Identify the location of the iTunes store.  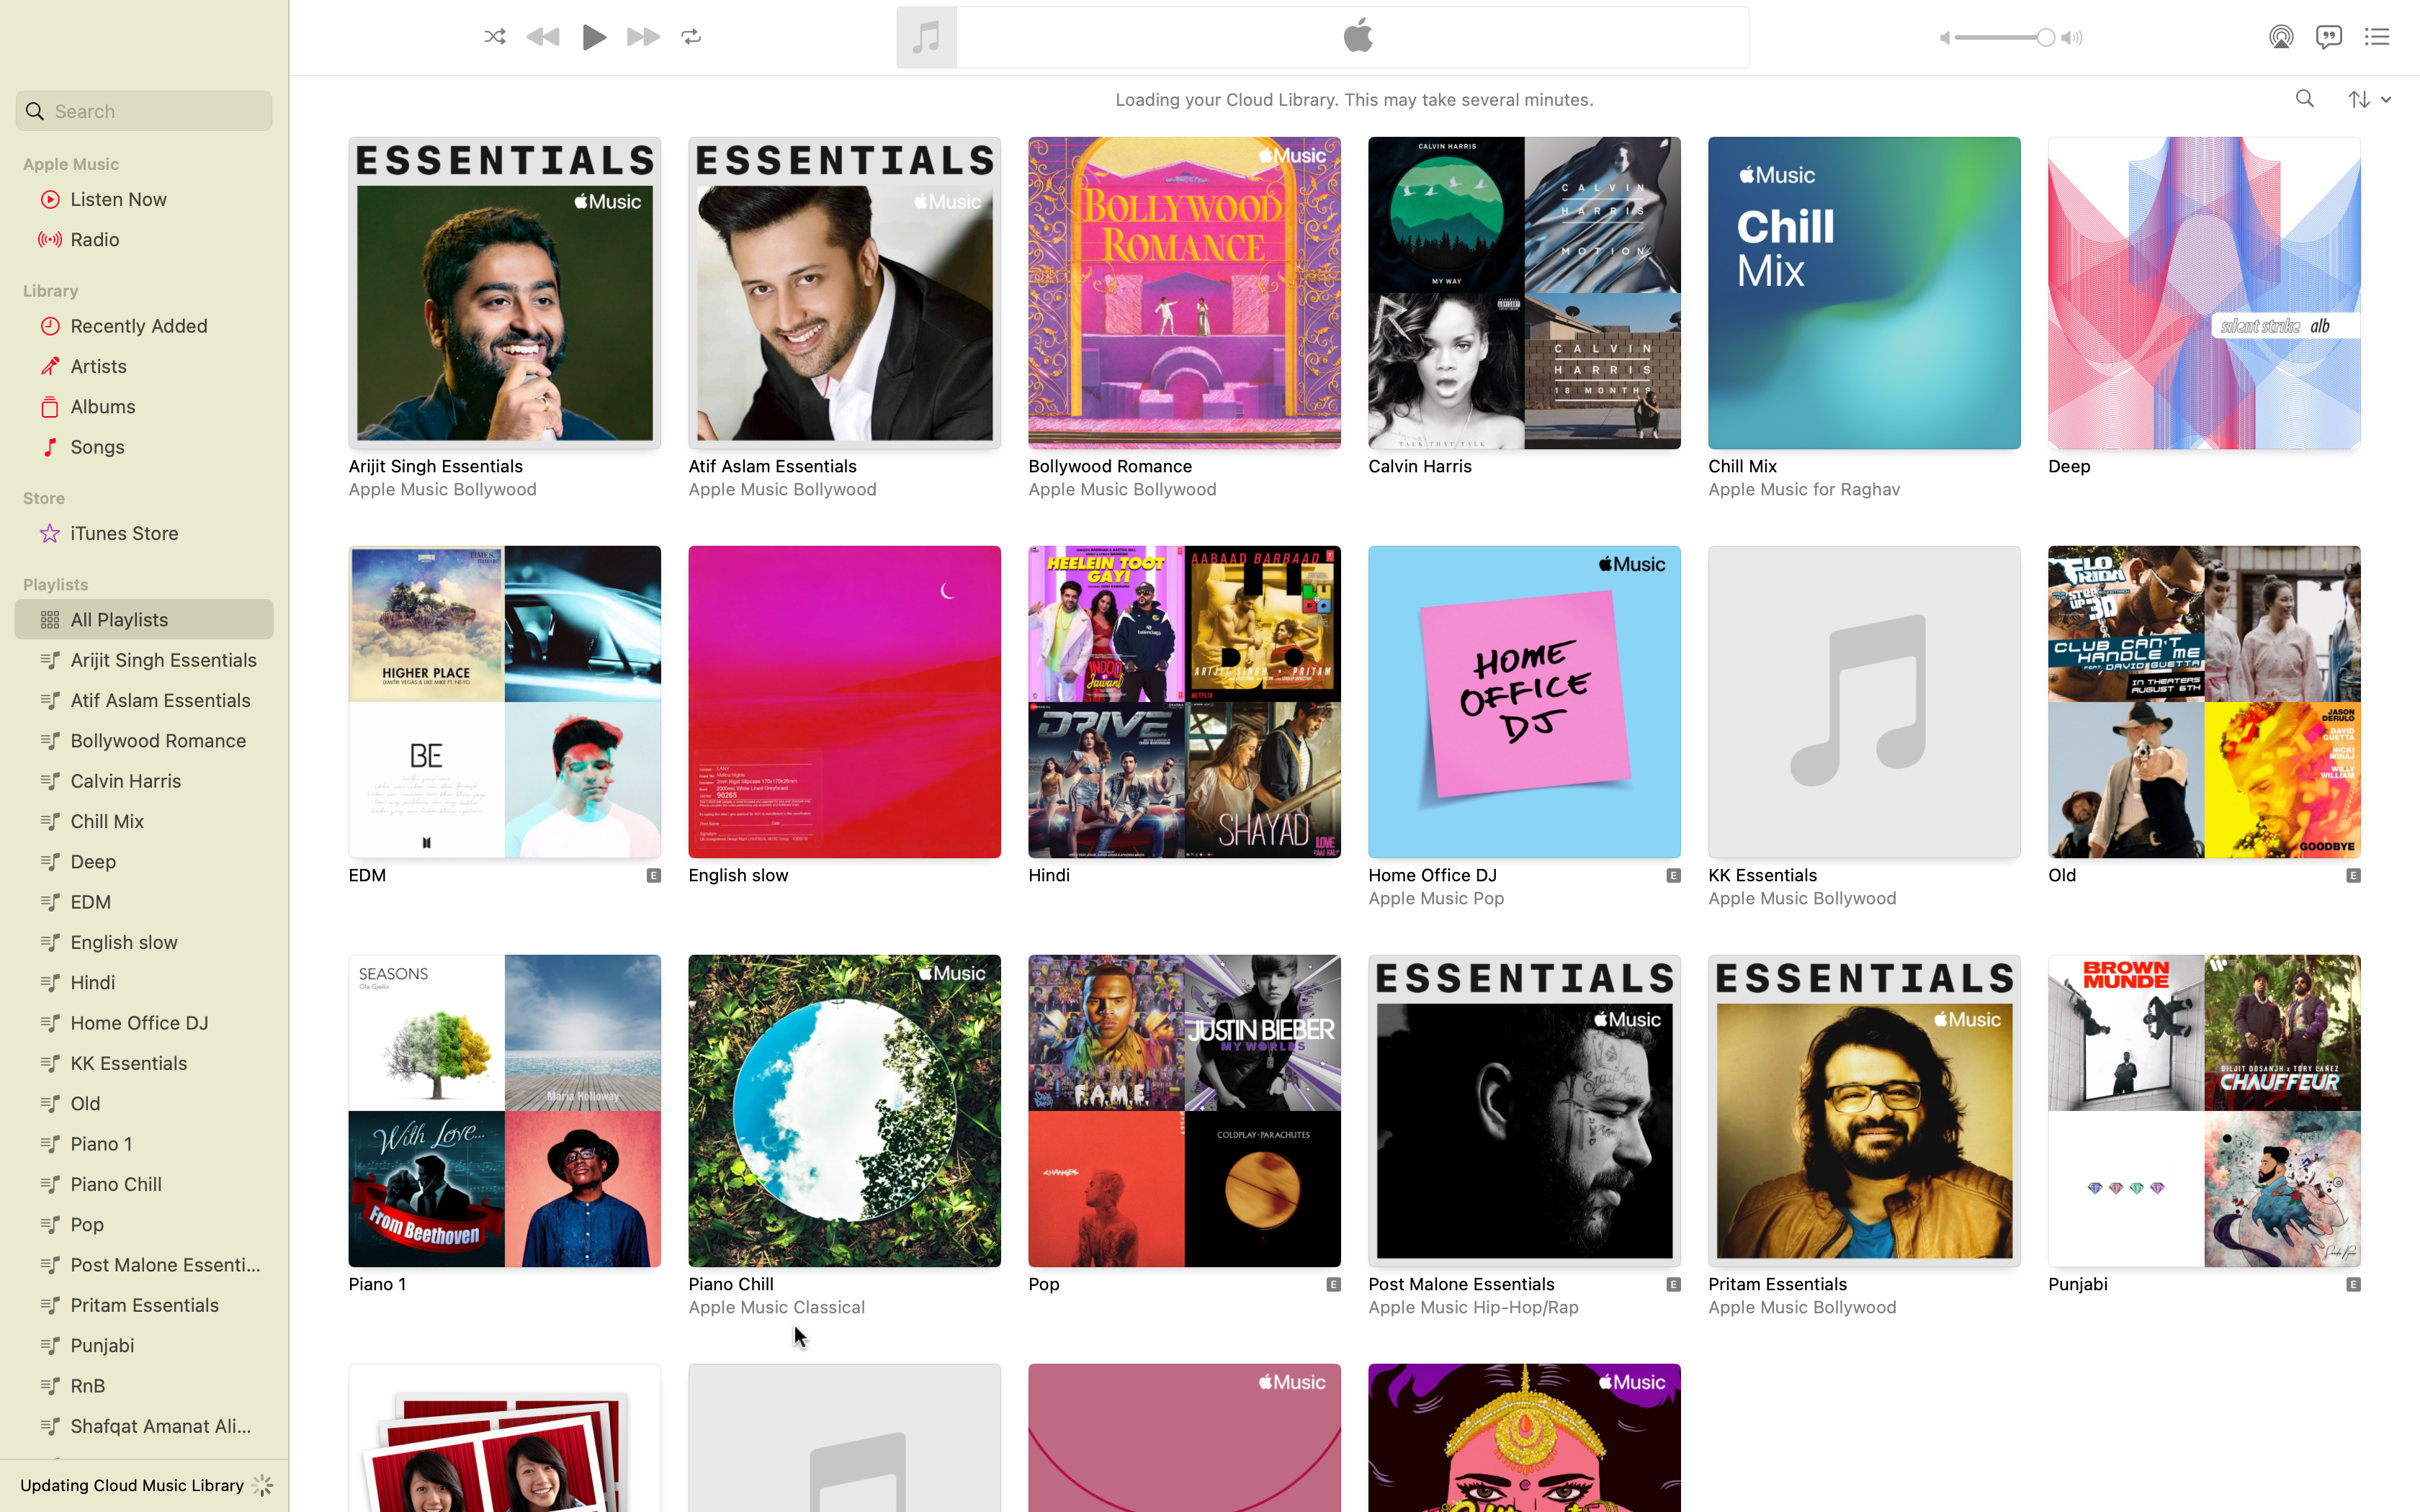
(140, 534).